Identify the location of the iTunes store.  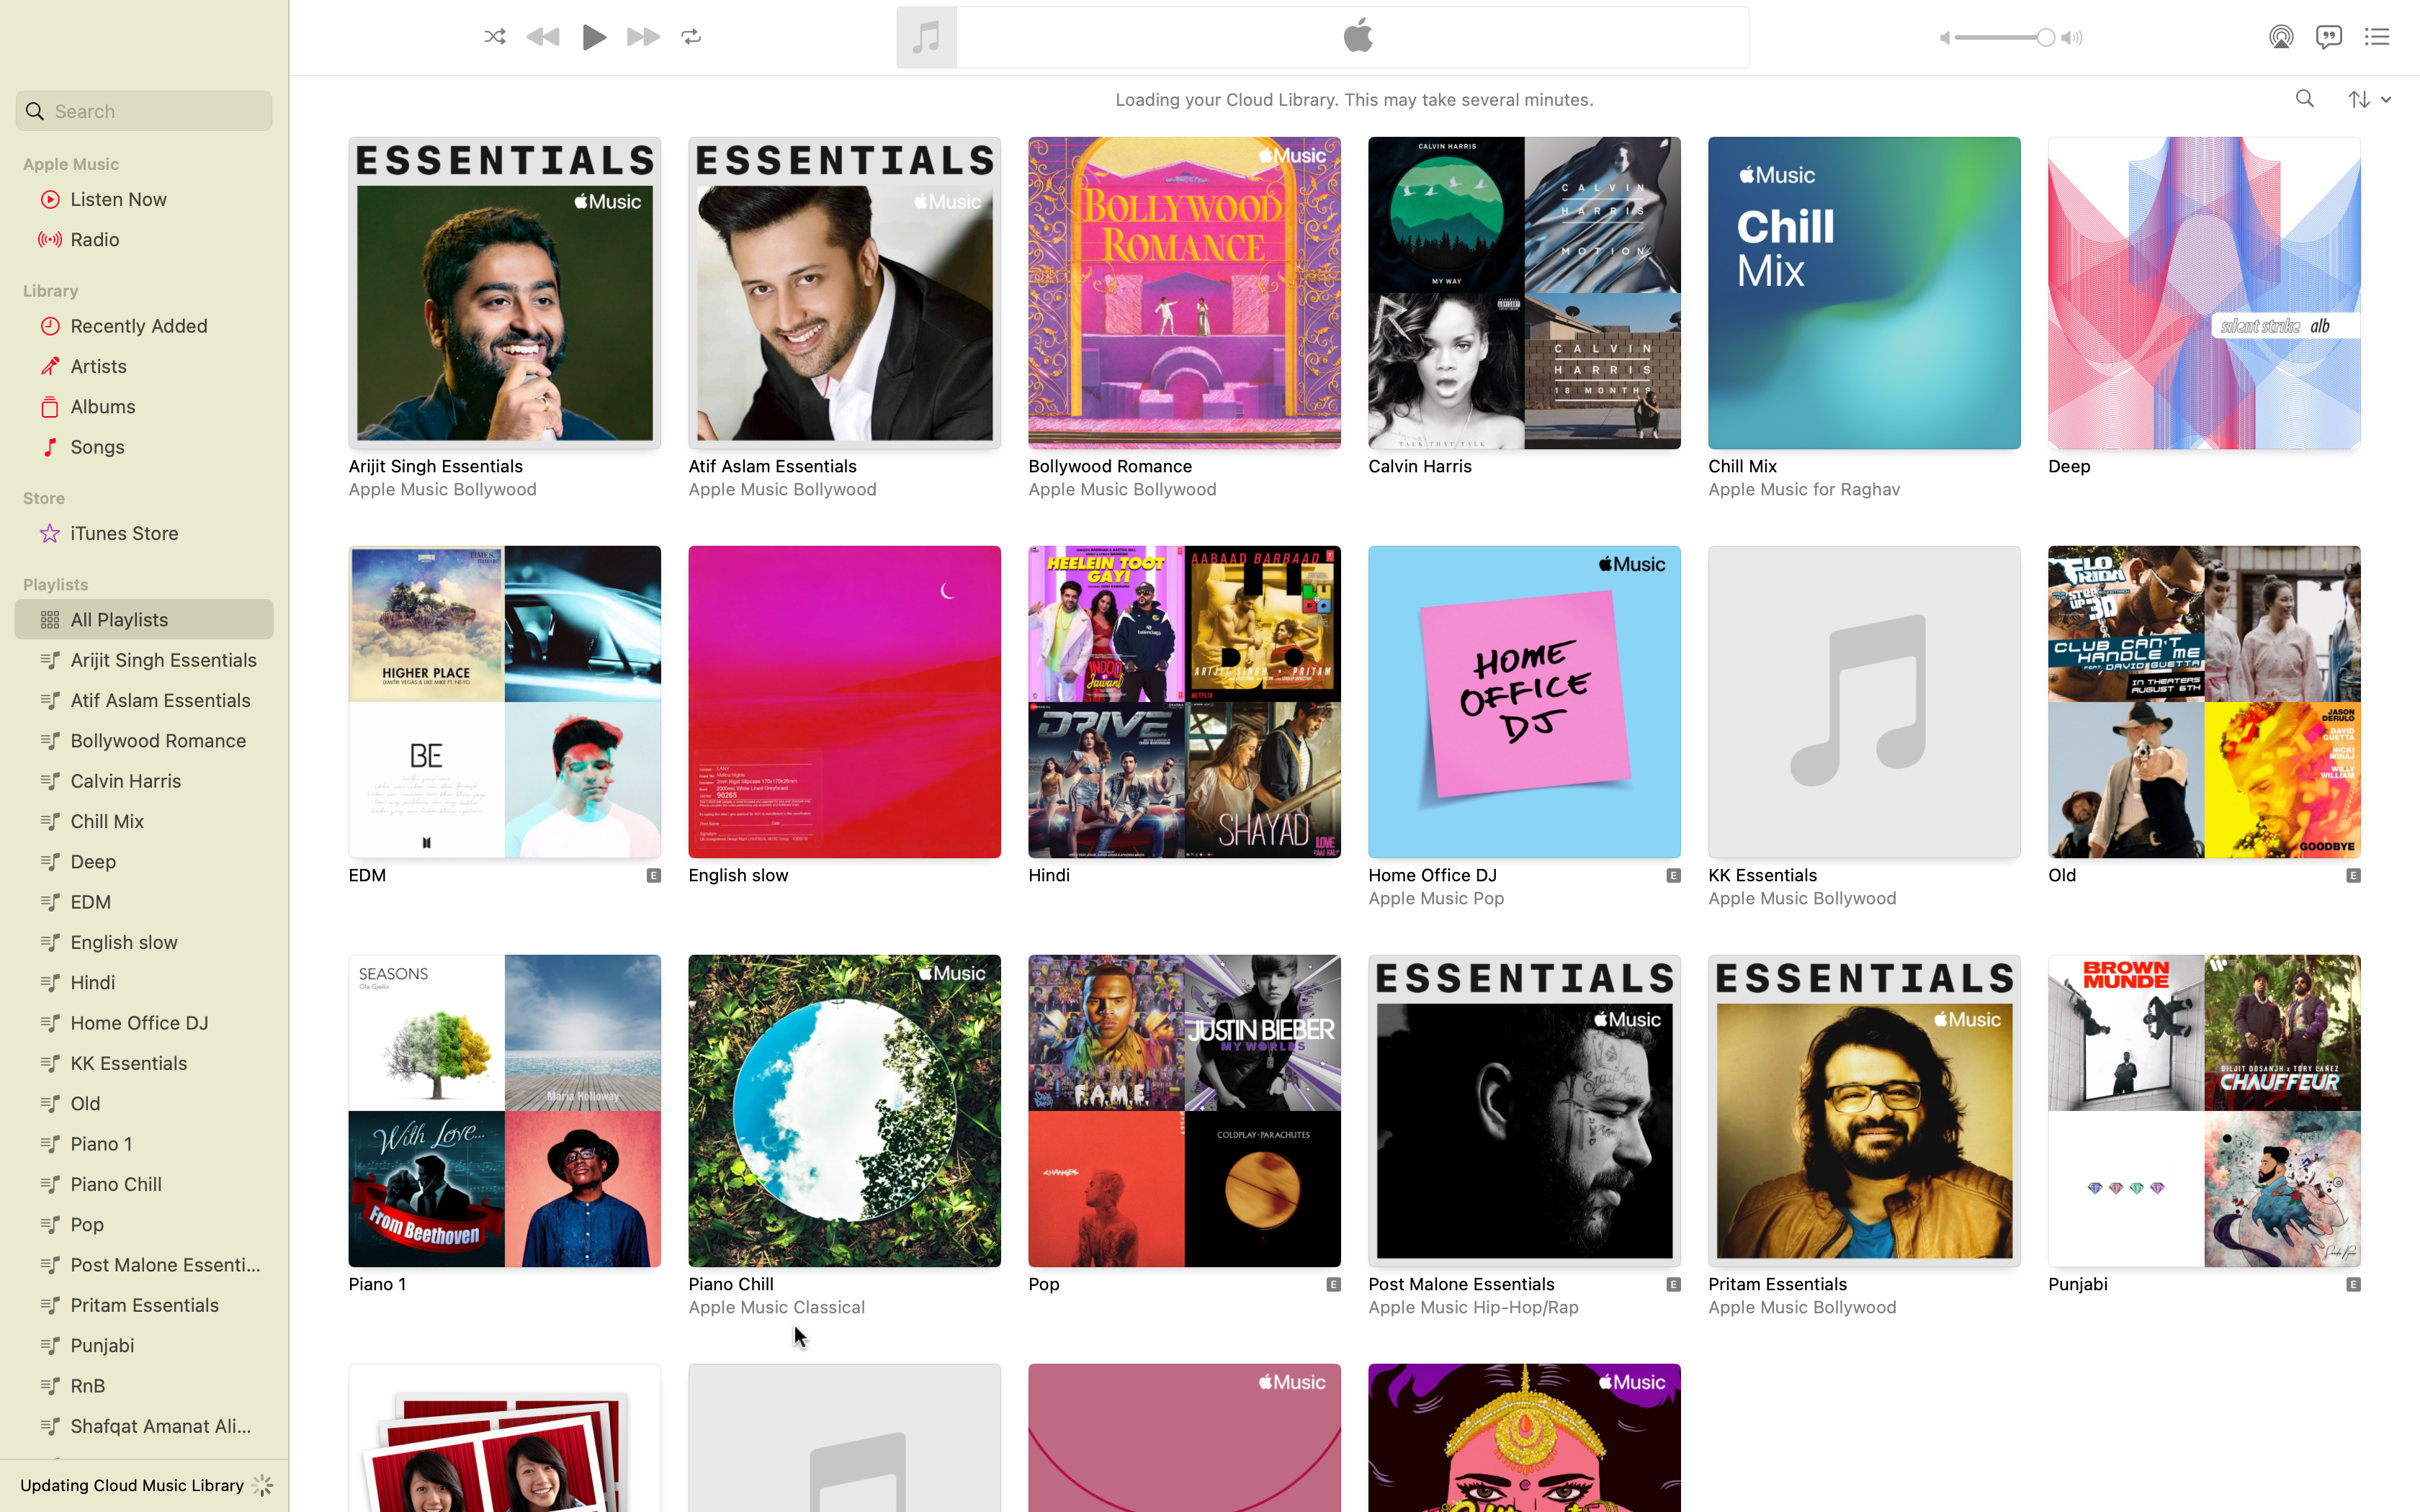
(140, 534).